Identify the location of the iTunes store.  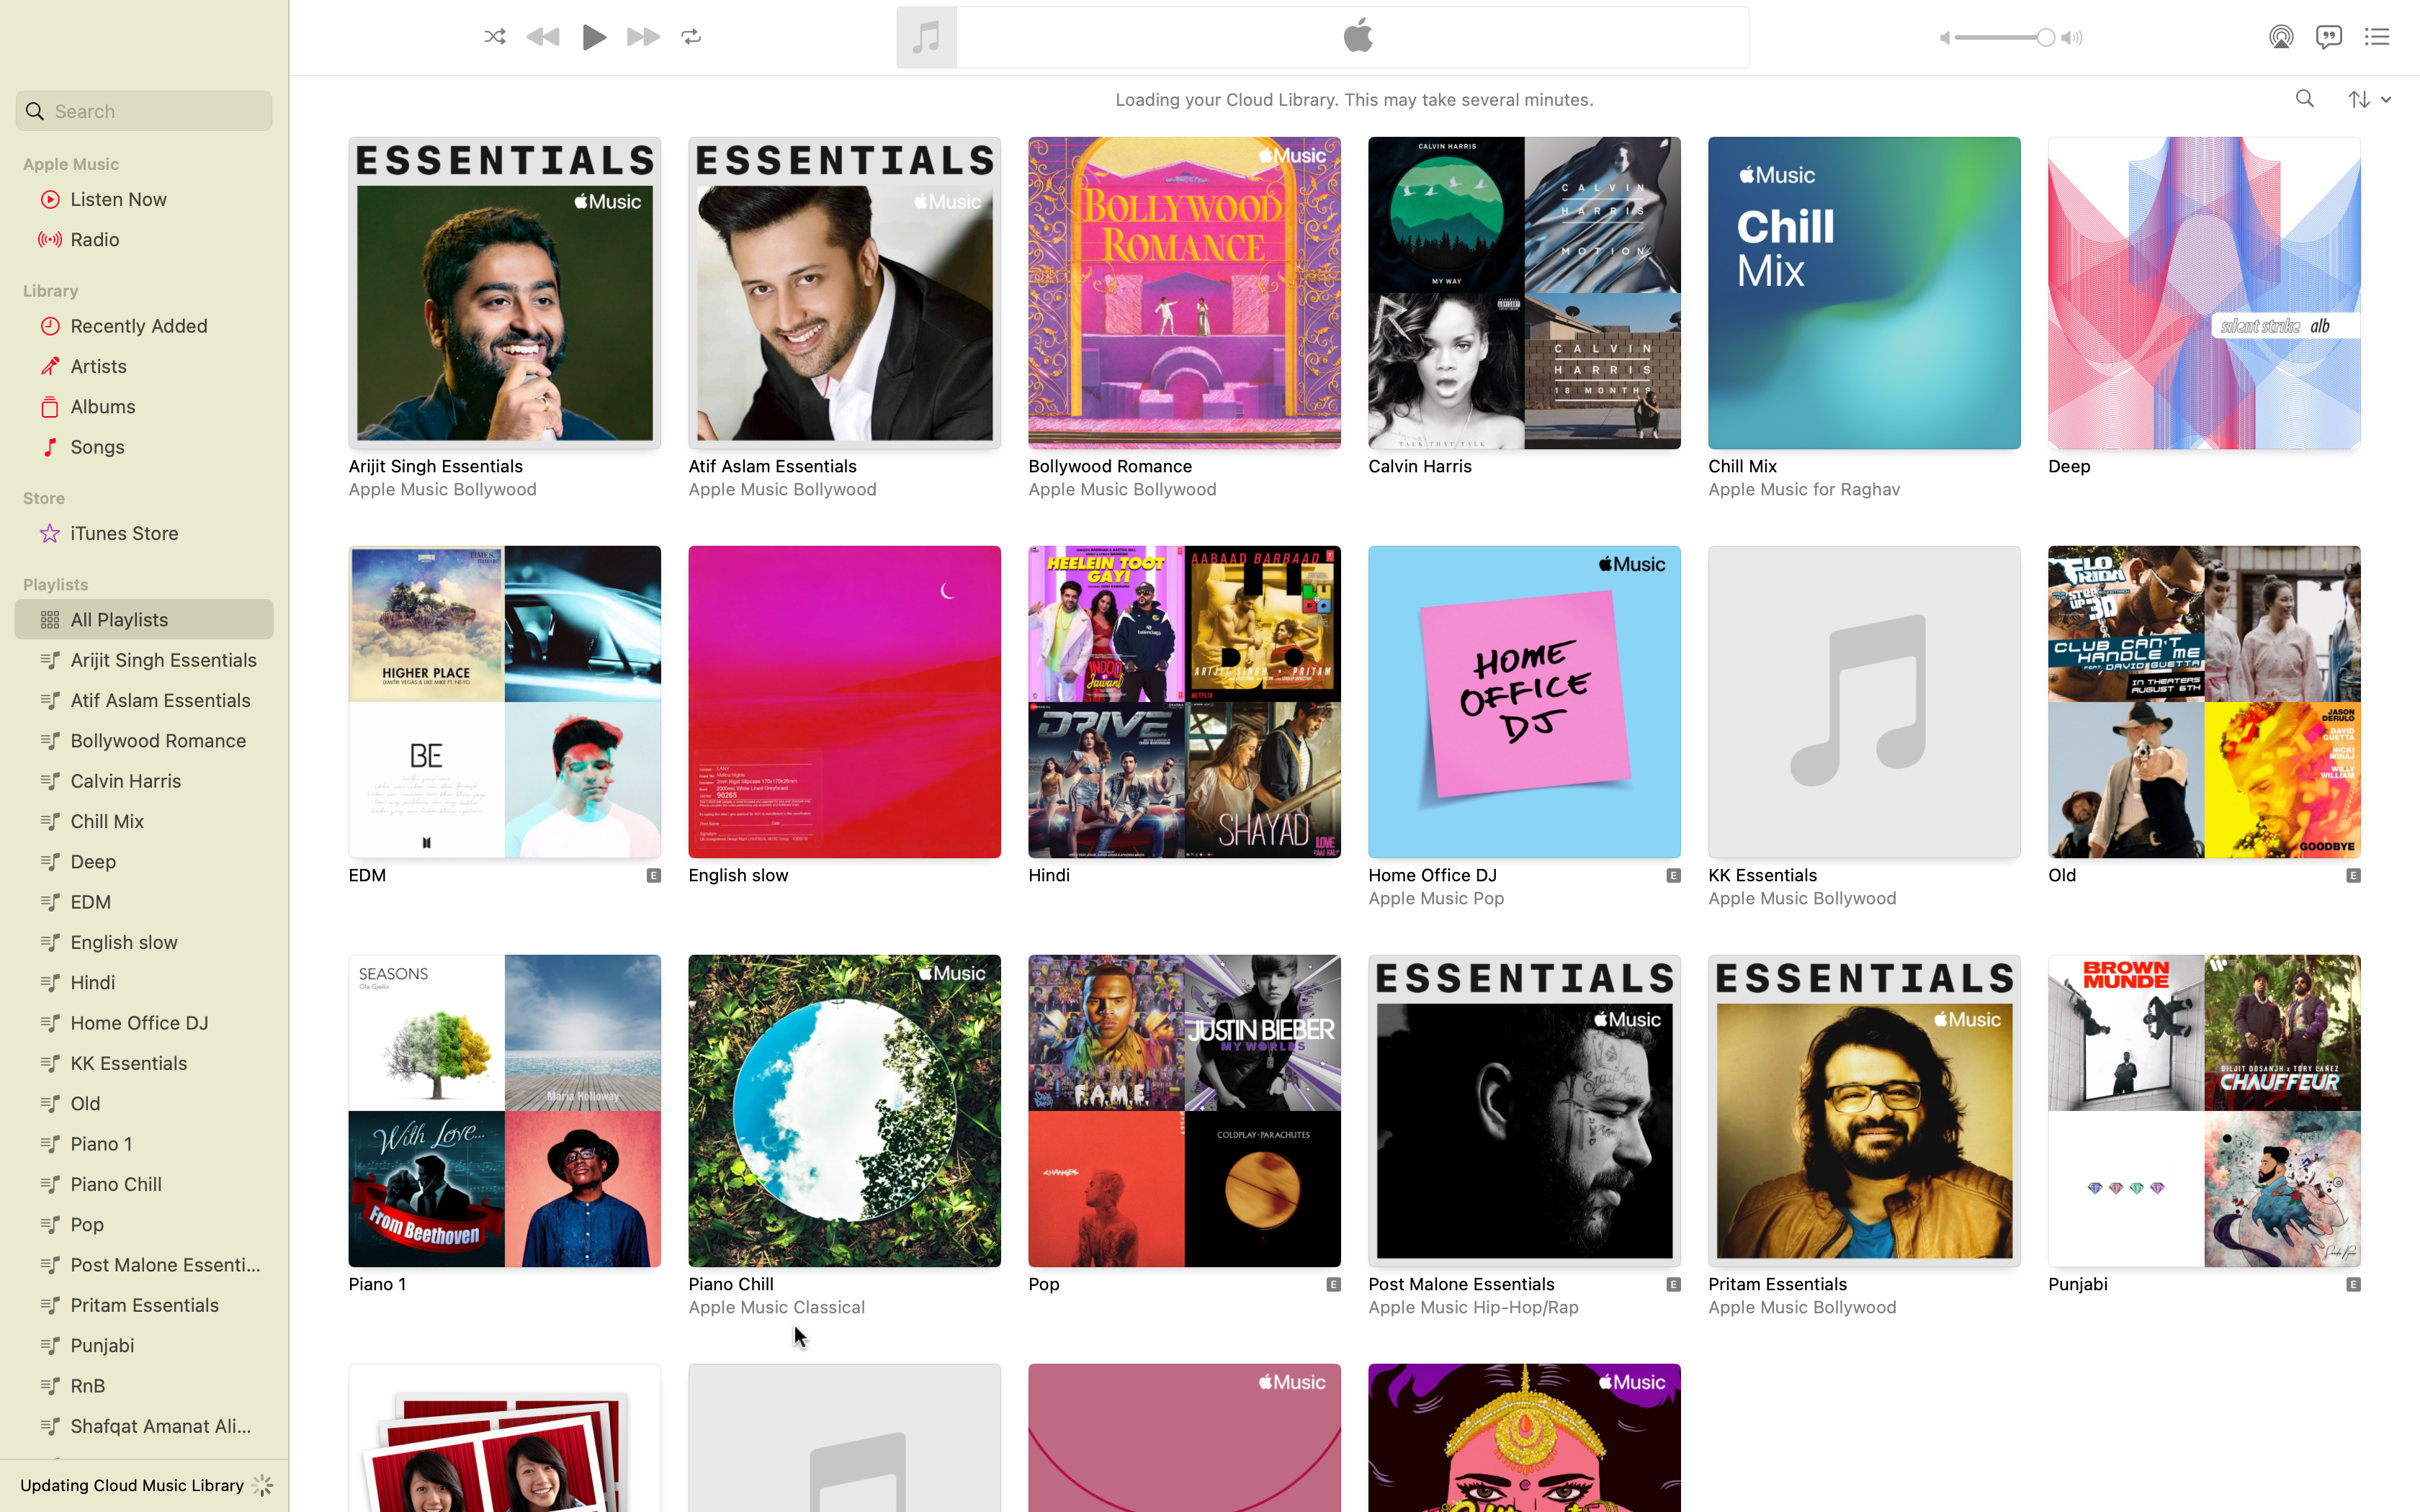
(140, 534).